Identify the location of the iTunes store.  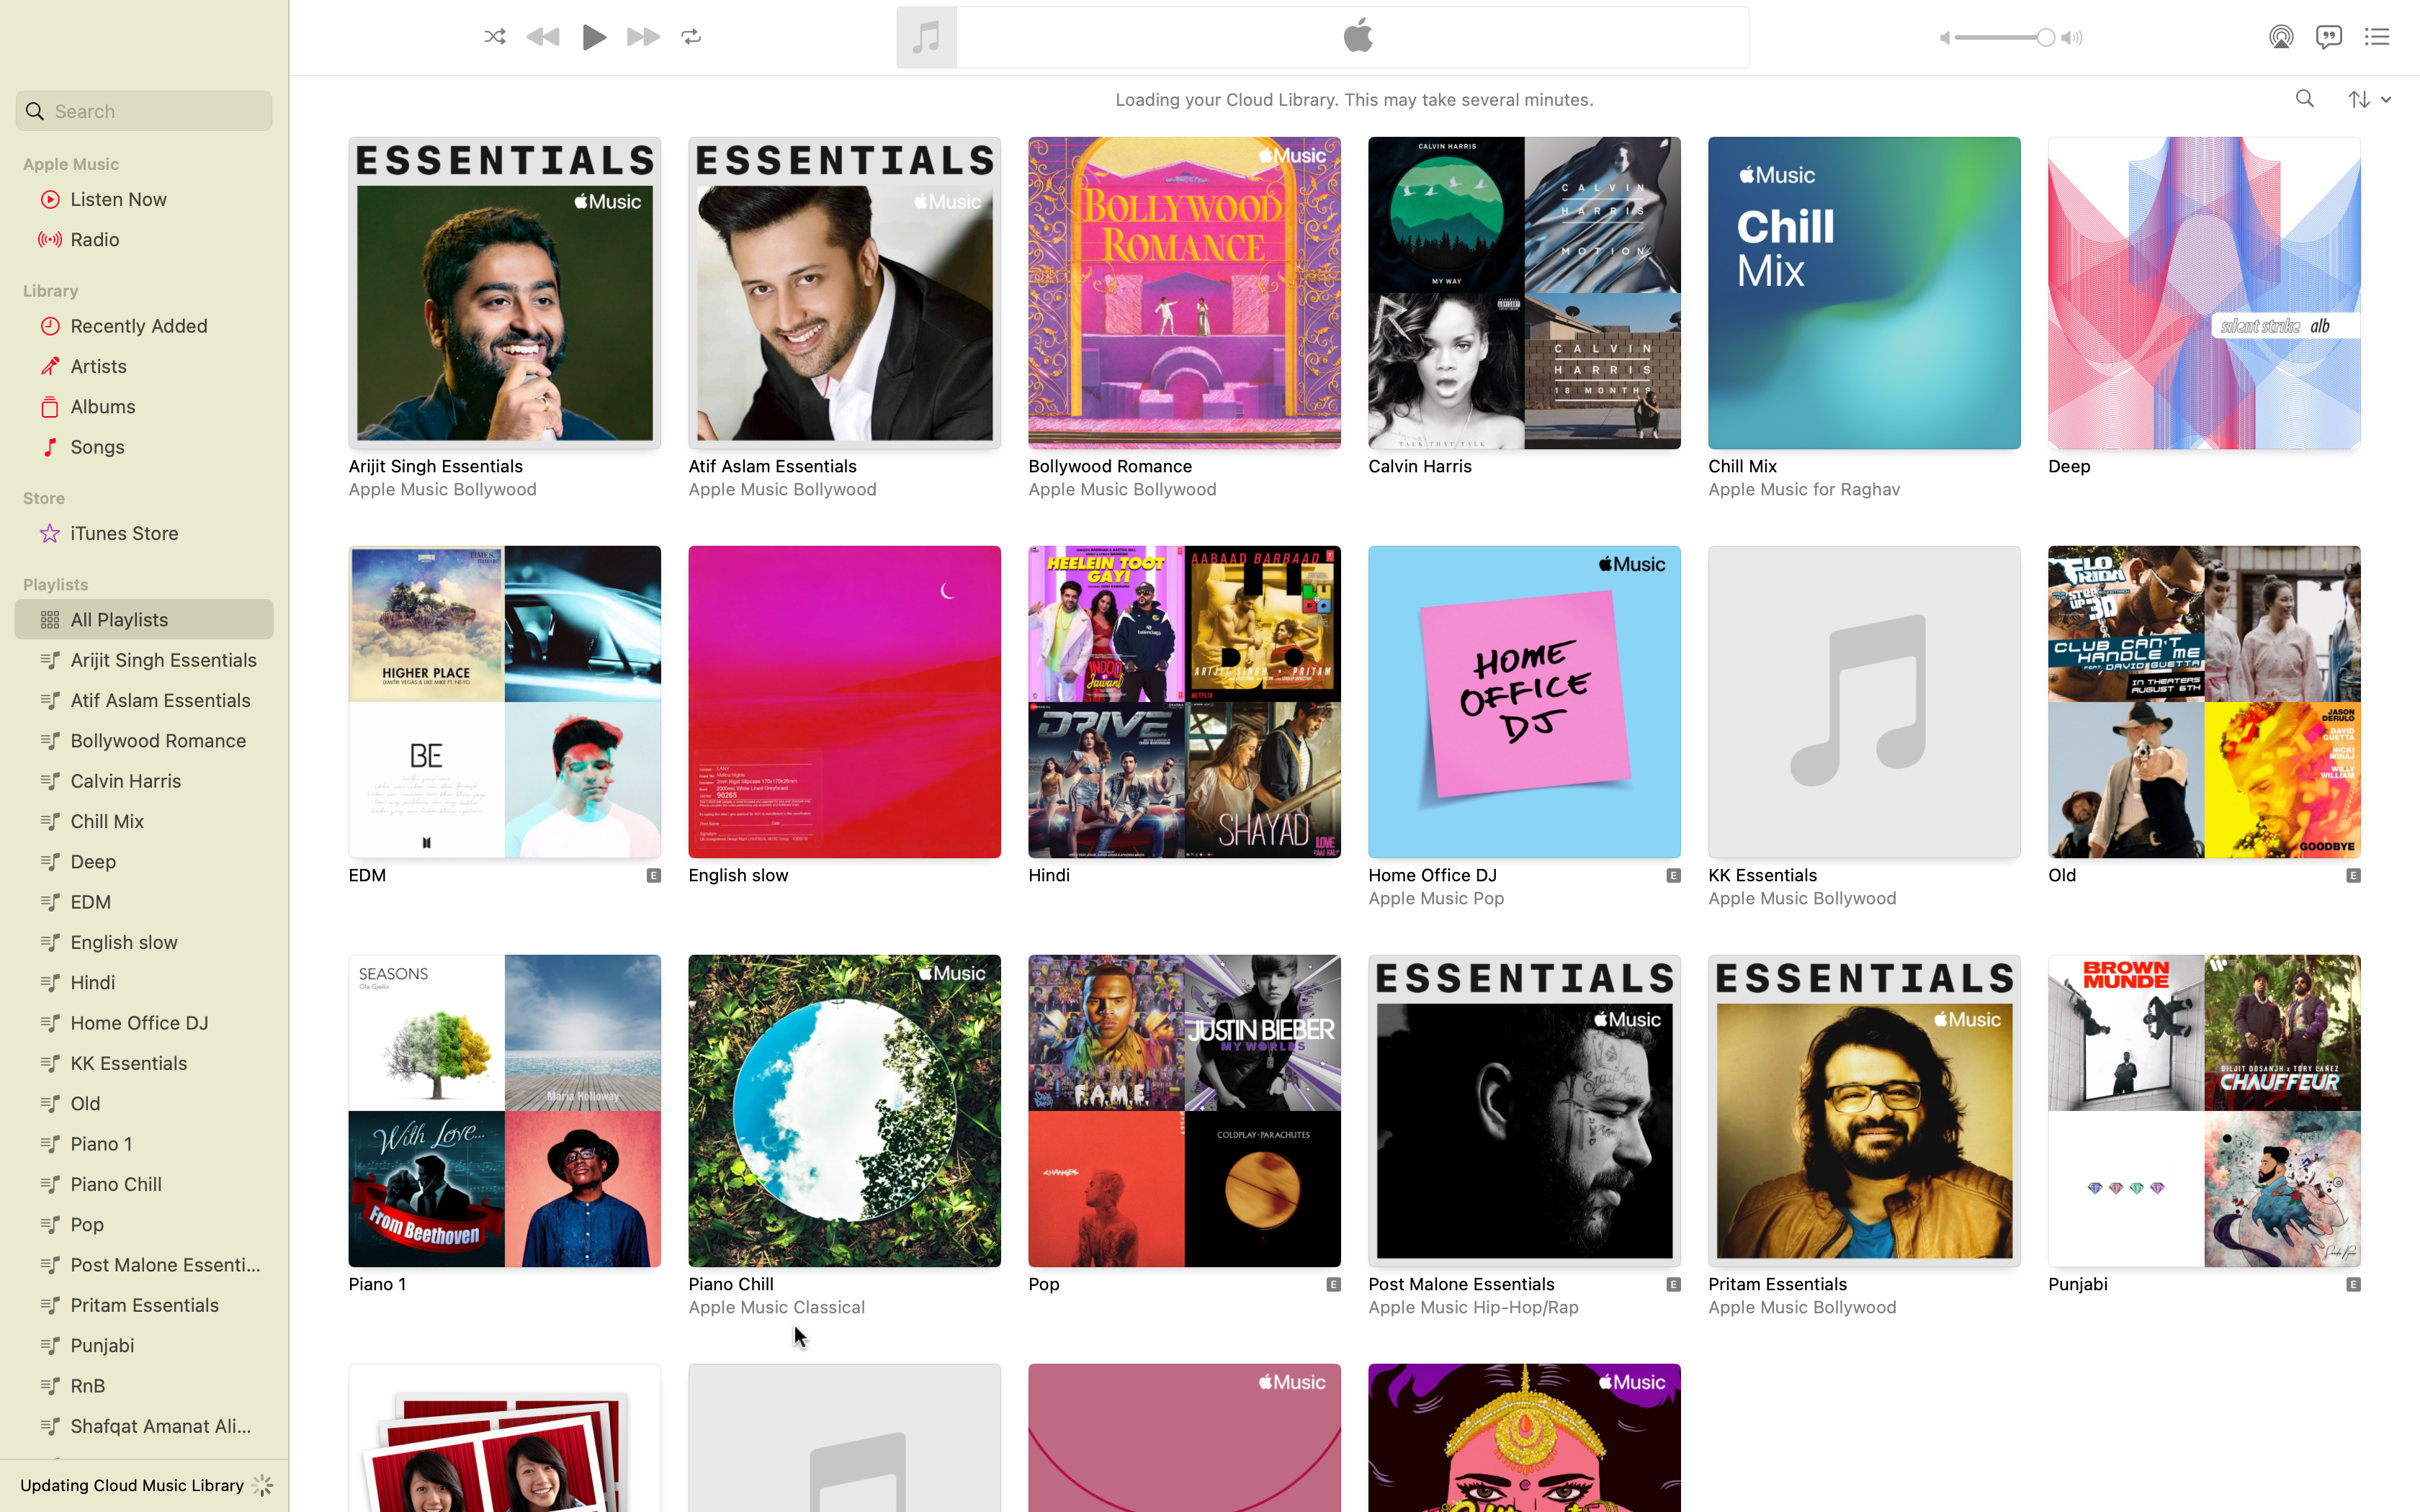
(140, 534).